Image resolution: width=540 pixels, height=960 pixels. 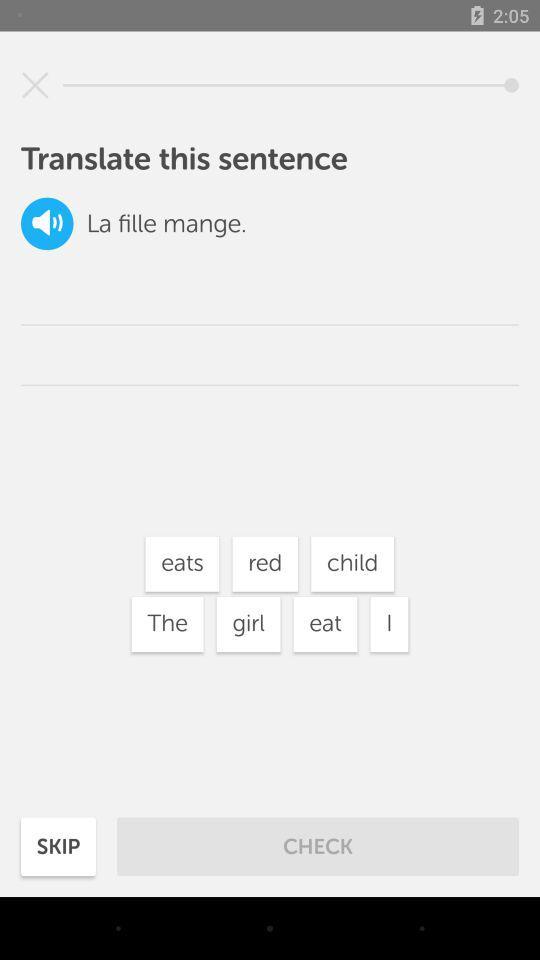 What do you see at coordinates (47, 223) in the screenshot?
I see `the icon to the left of la` at bounding box center [47, 223].